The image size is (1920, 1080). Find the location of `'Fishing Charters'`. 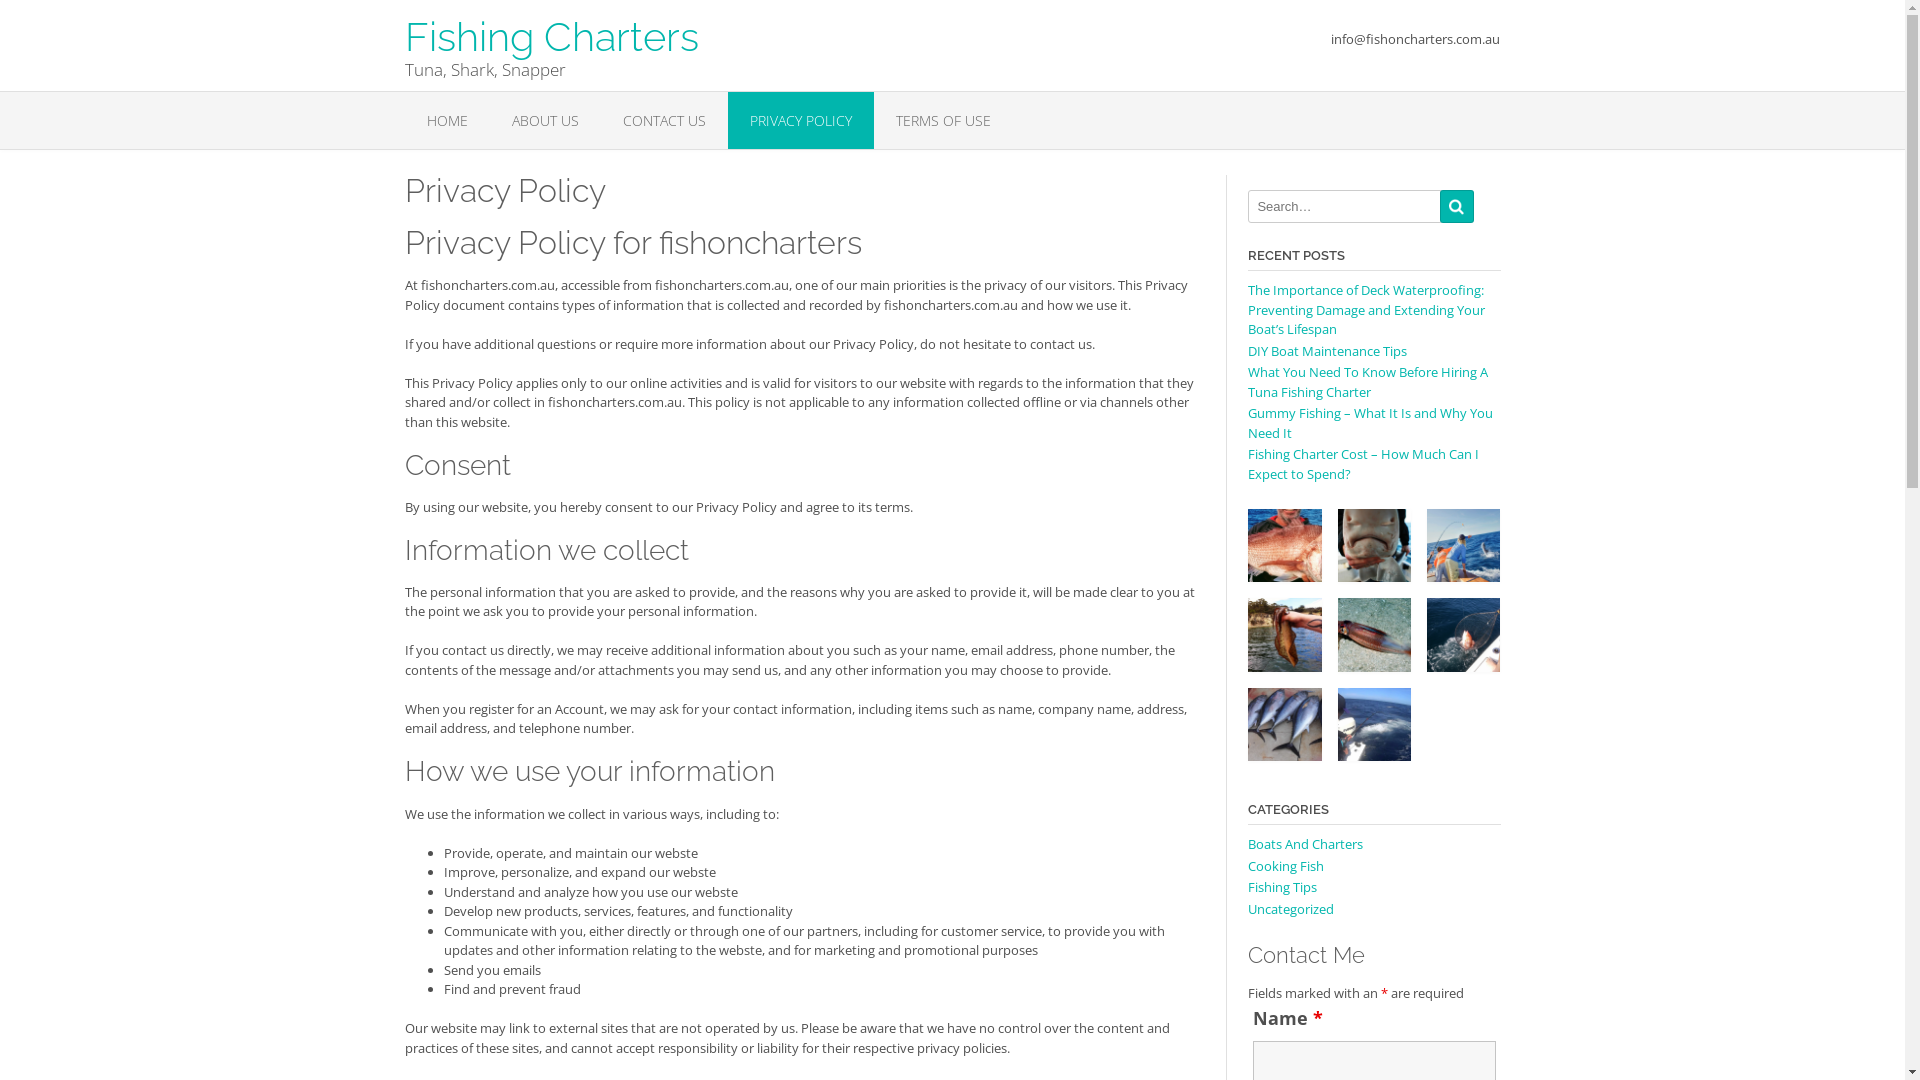

'Fishing Charters' is located at coordinates (551, 28).